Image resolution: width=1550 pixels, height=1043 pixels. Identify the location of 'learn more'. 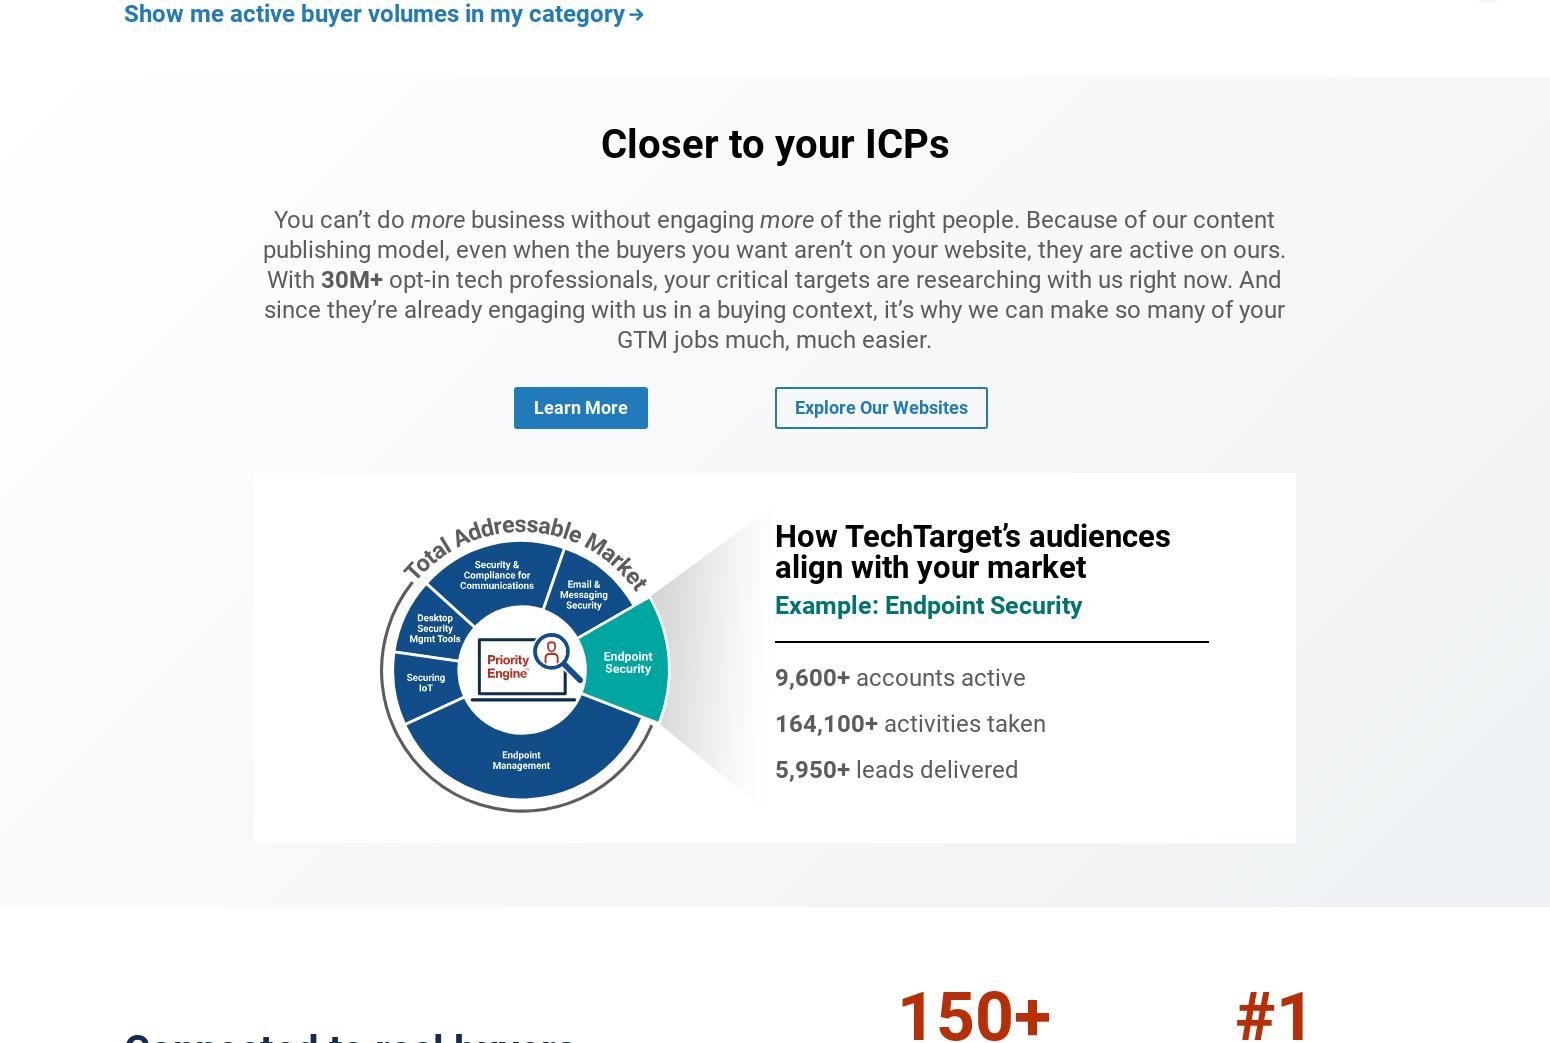
(580, 407).